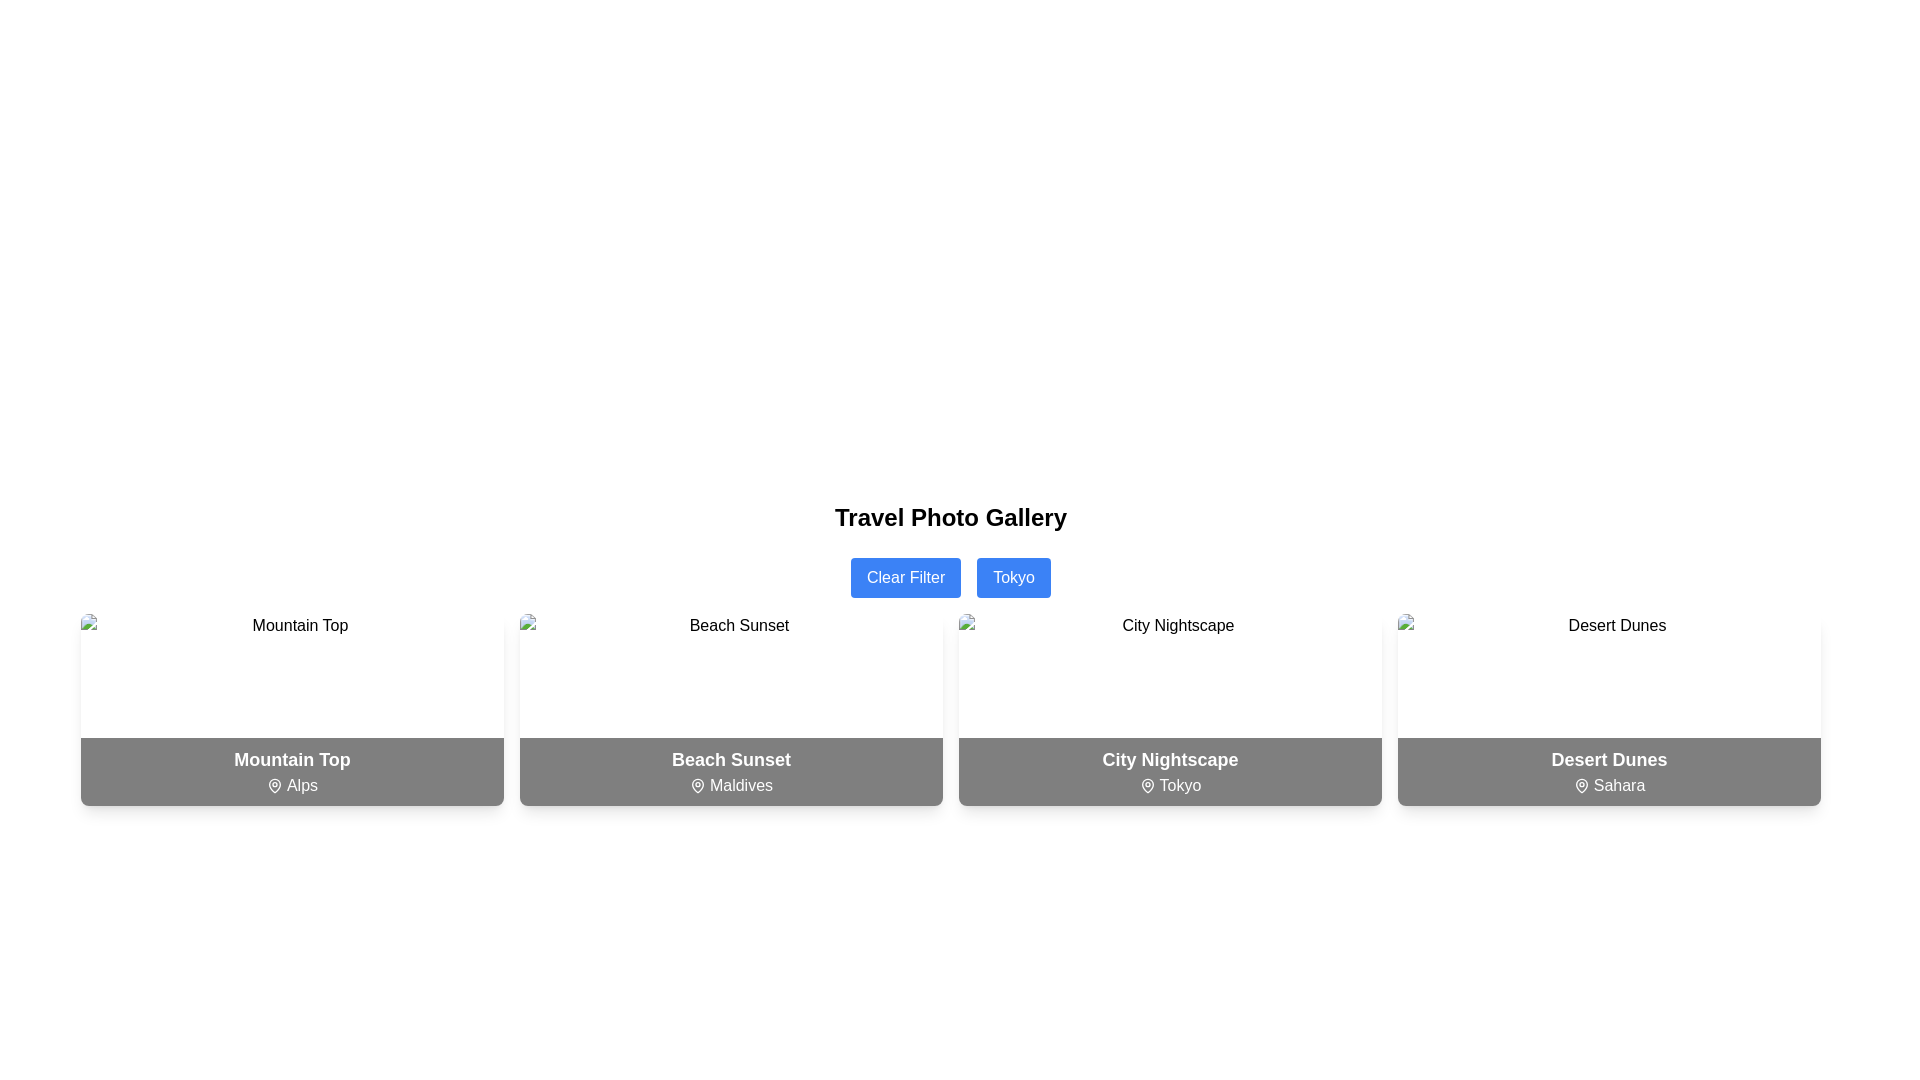 The image size is (1920, 1080). I want to click on the text label that describes the geographical location associated with 'Beach Sunset', which is horizontally centered below the title and next to a map pin icon, so click(730, 785).